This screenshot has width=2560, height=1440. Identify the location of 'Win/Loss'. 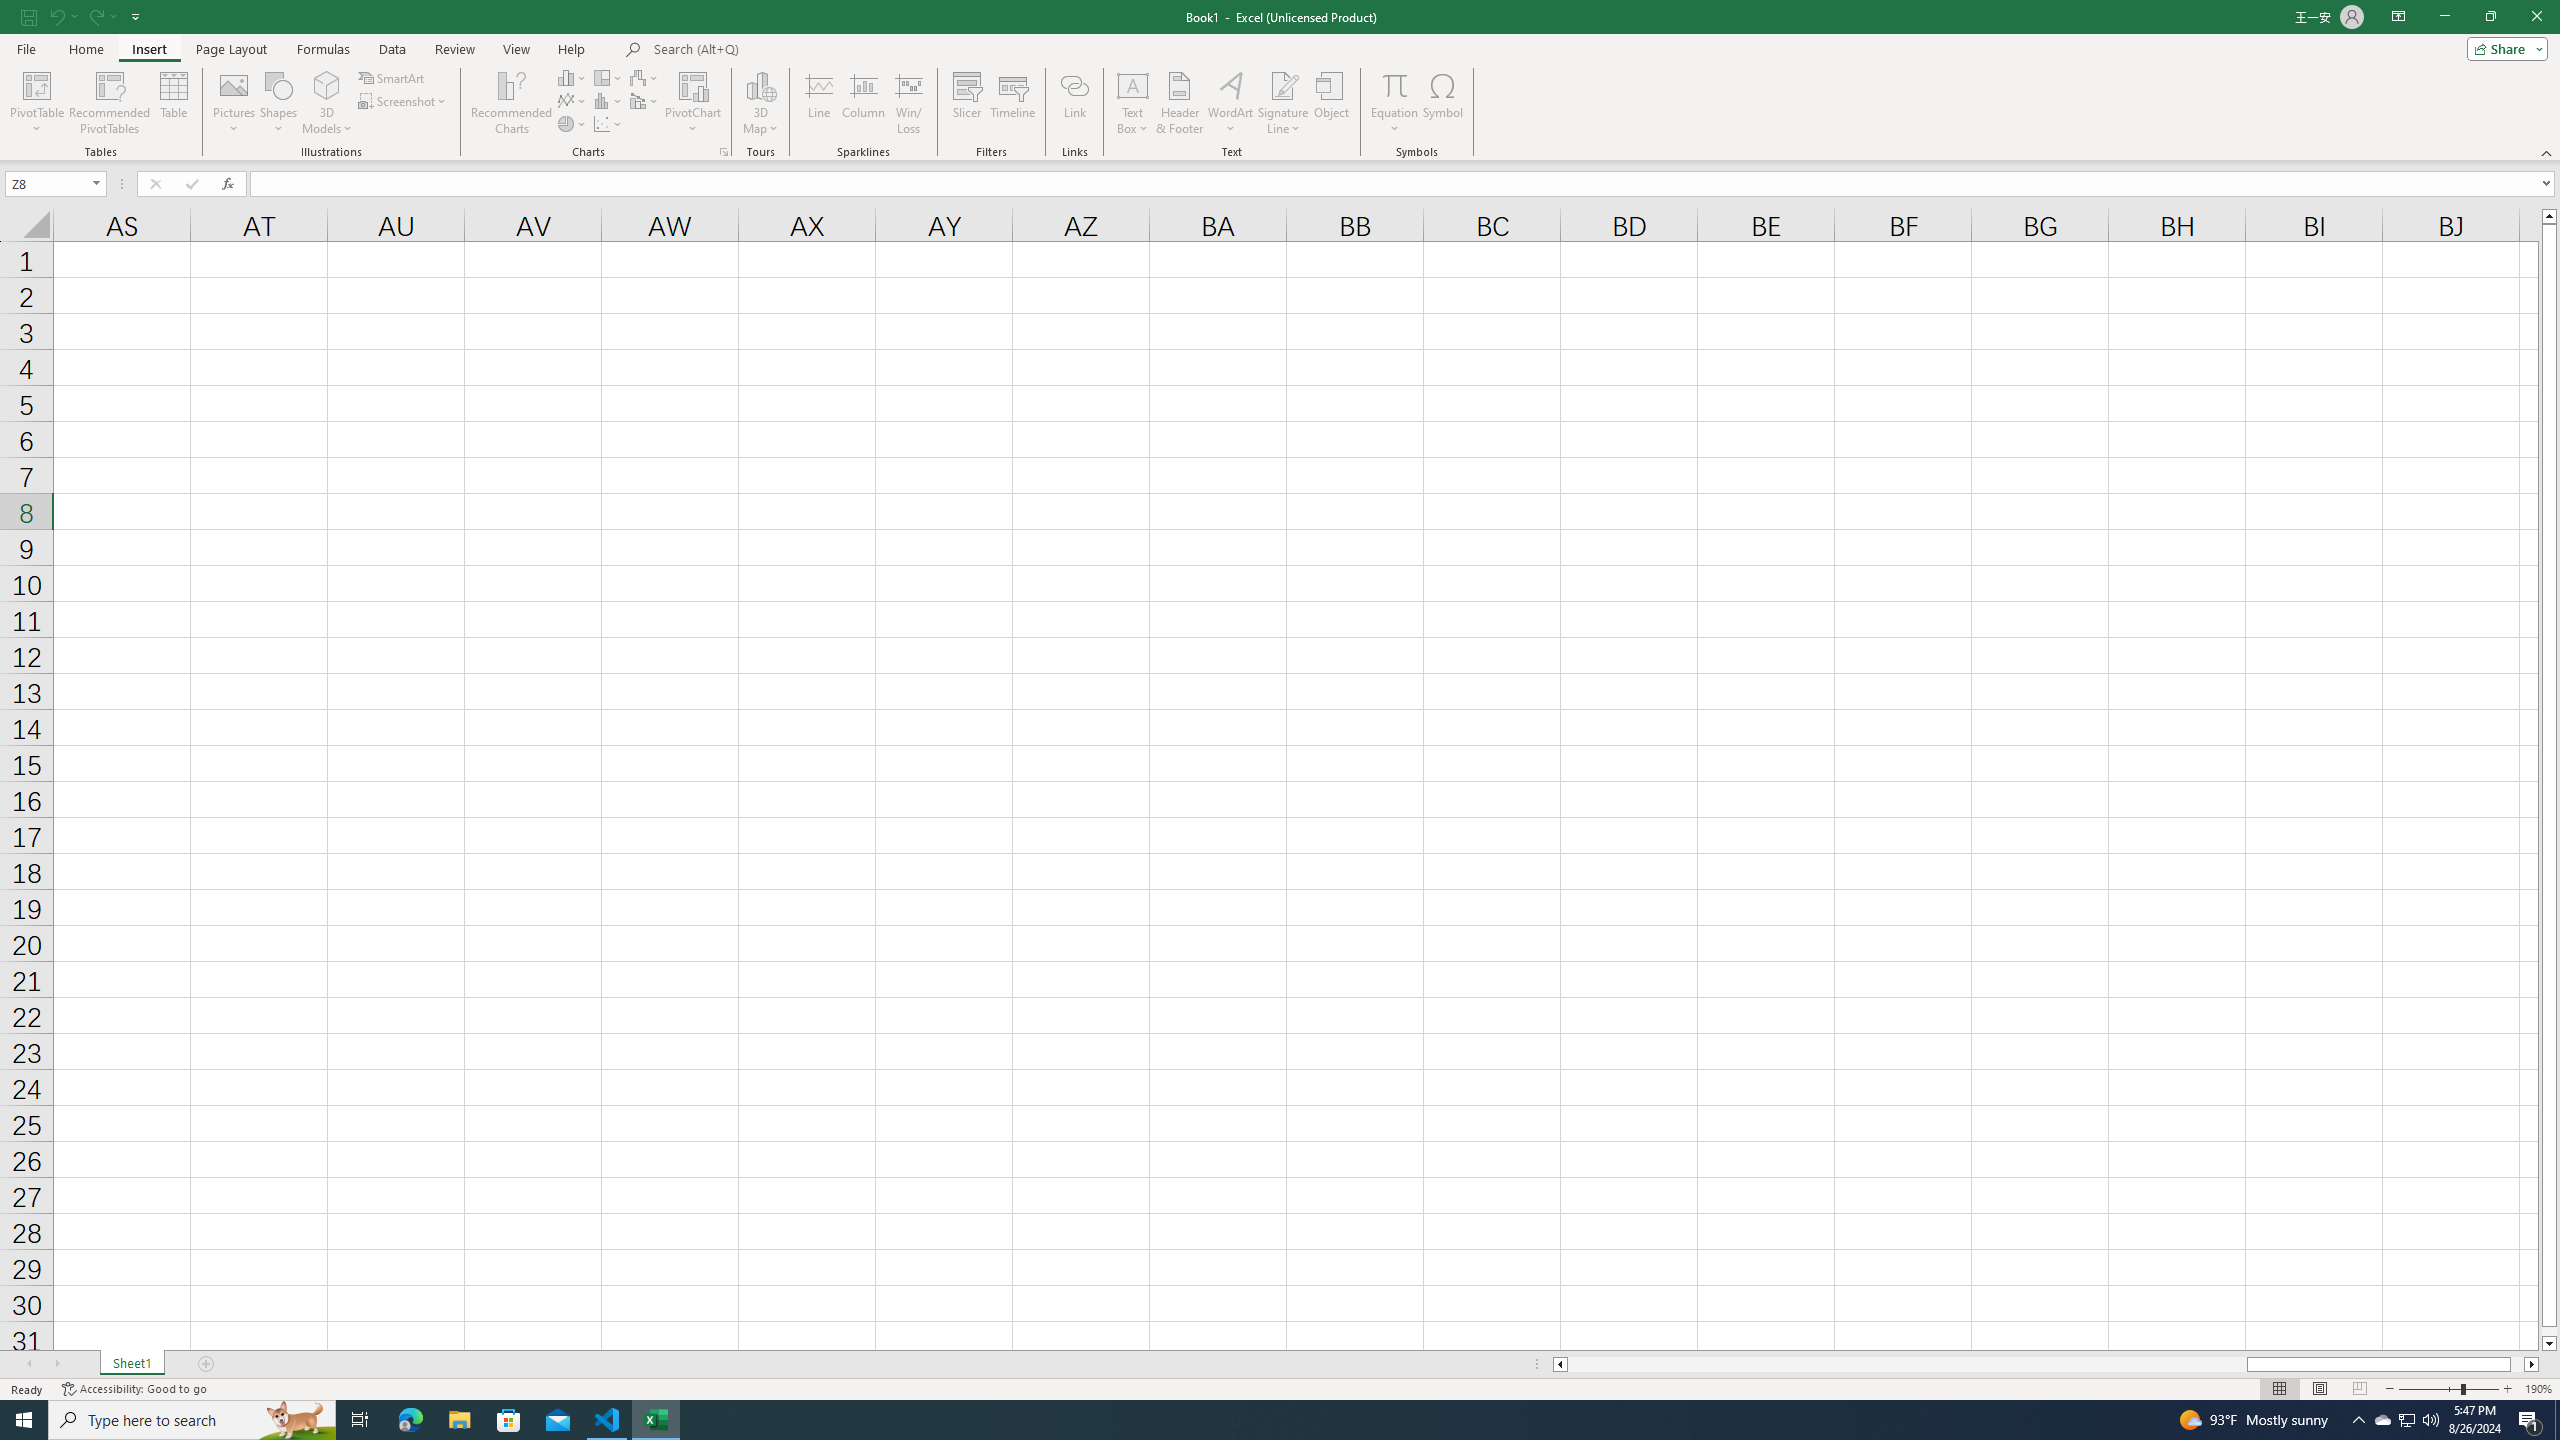
(908, 103).